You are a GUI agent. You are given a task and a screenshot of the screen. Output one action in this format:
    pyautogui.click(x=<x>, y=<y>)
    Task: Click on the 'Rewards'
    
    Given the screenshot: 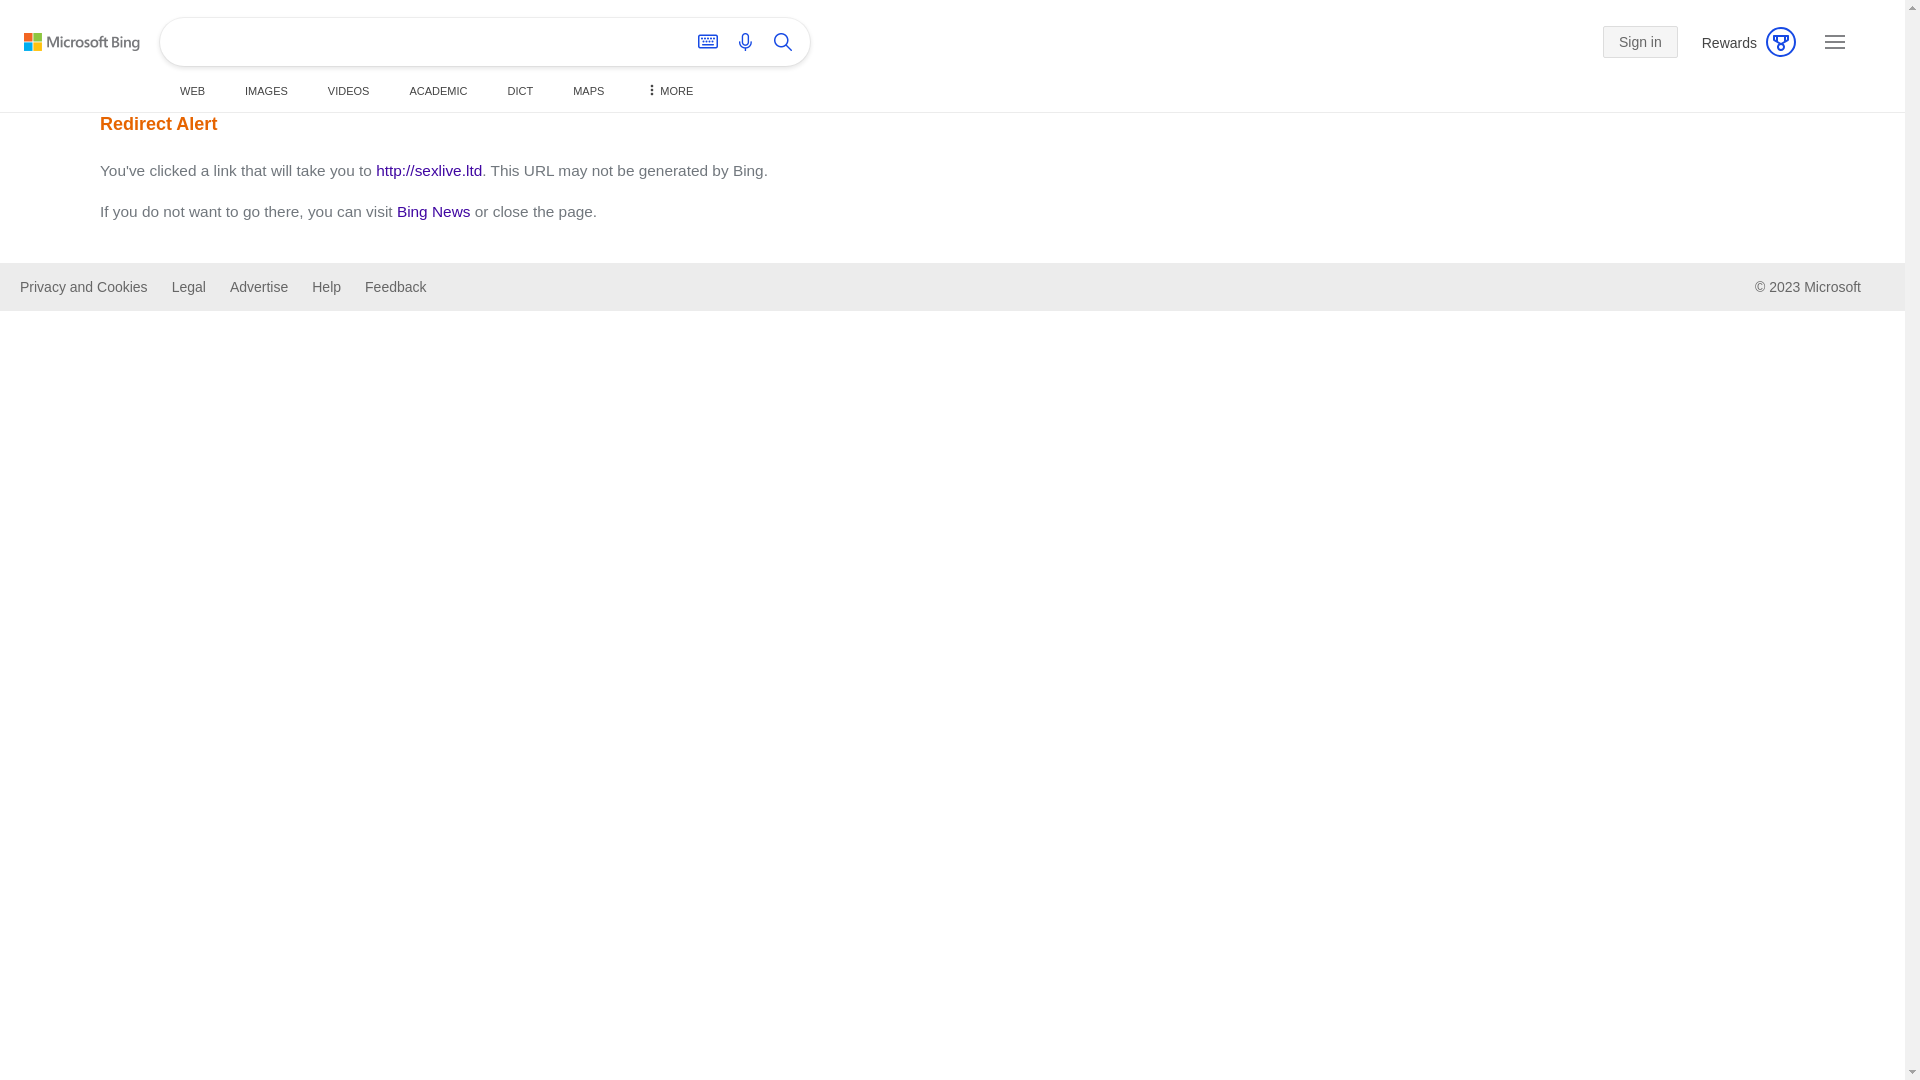 What is the action you would take?
    pyautogui.click(x=1678, y=42)
    